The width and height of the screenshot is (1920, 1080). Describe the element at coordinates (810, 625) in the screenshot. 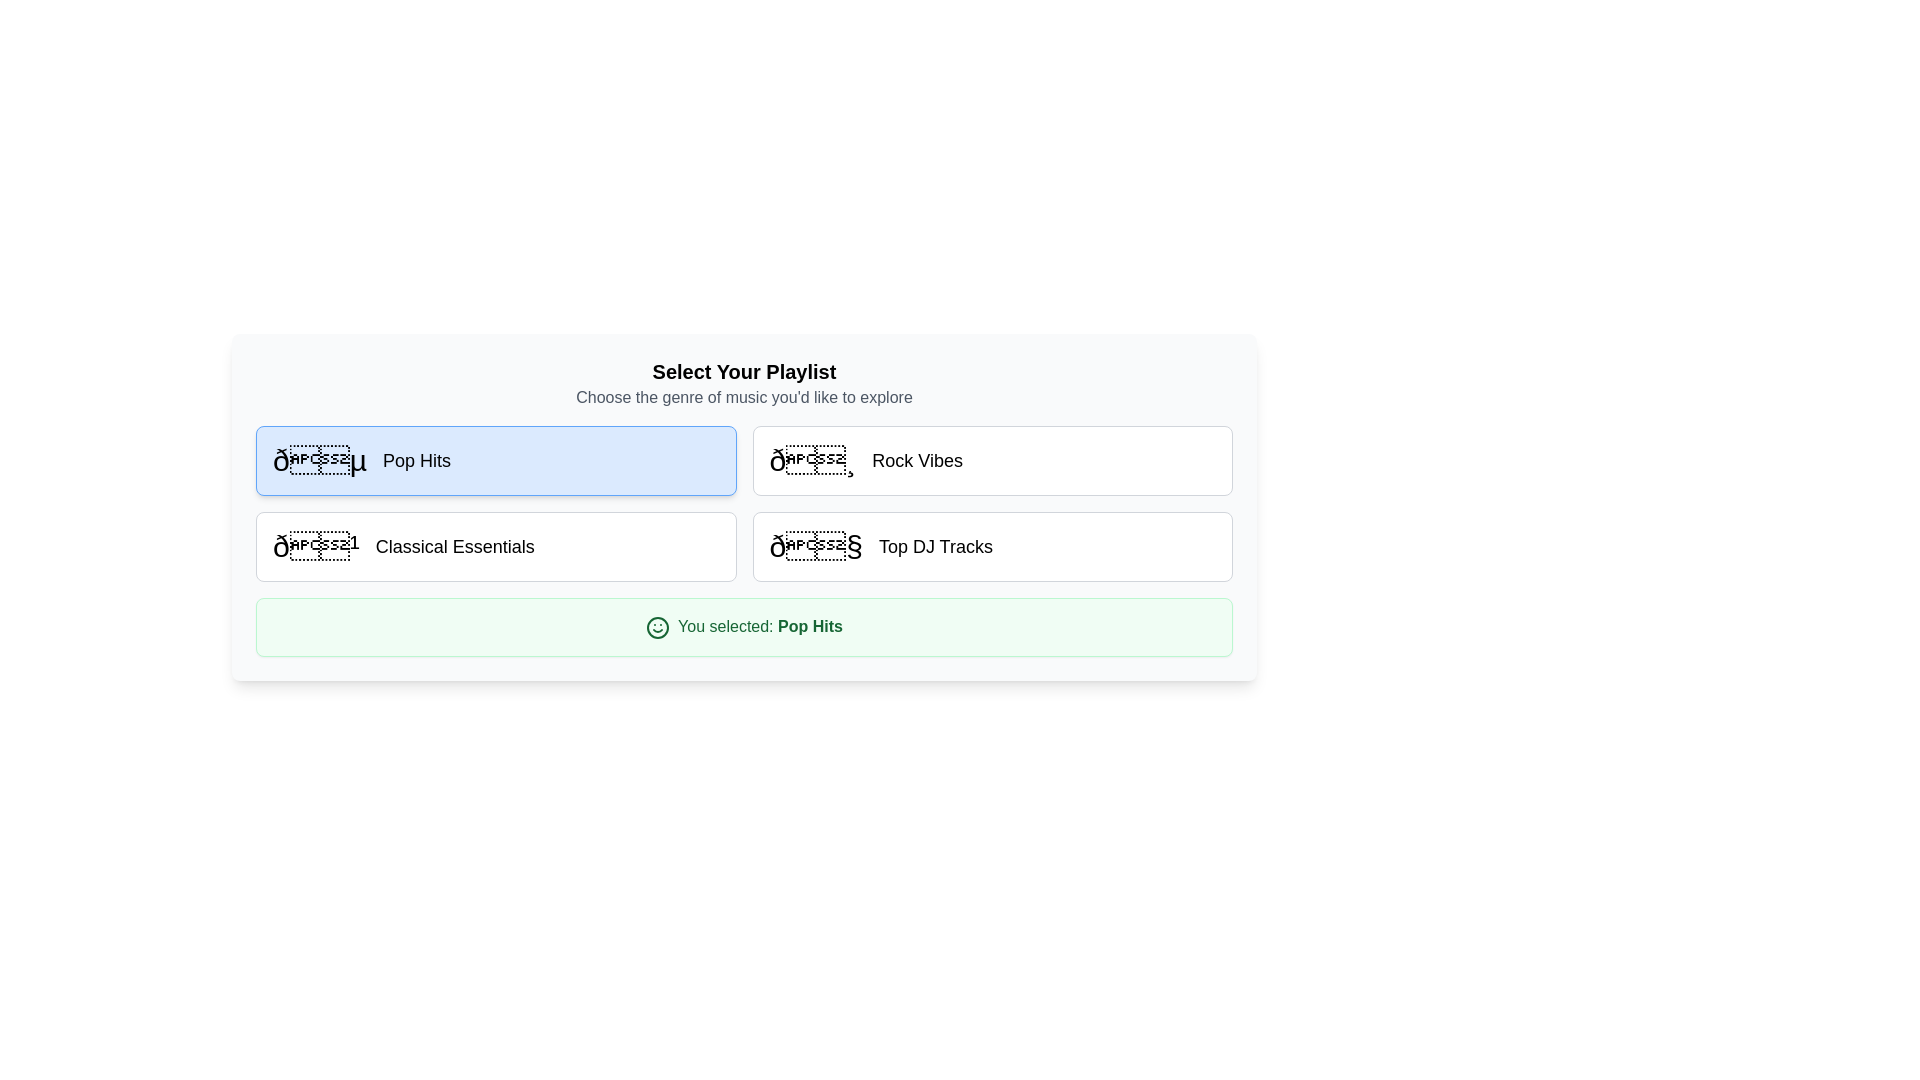

I see `the 'Pop Hits' text label, which is styled in green color and located within the confirmation area at the bottom of the interface, under the playlist selection options` at that location.